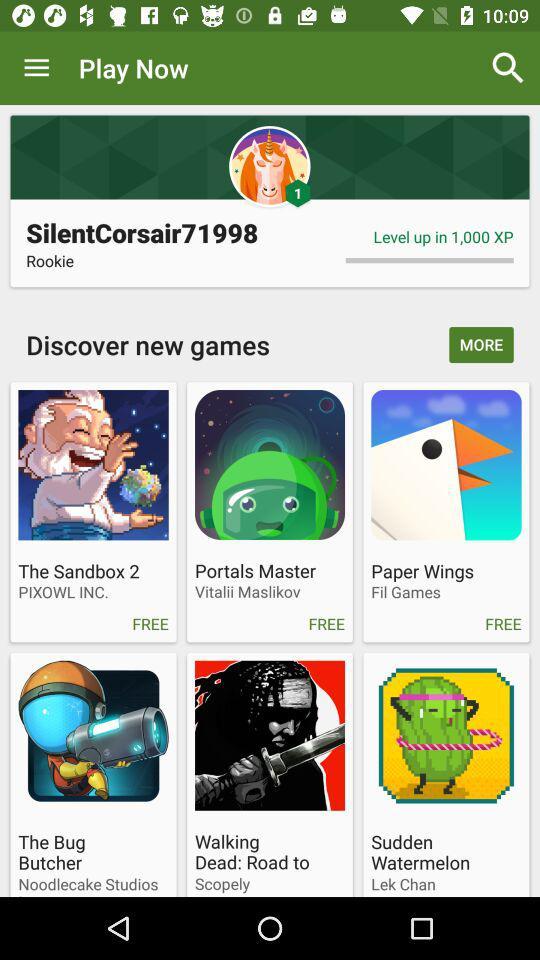  I want to click on the app next to play now icon, so click(36, 68).